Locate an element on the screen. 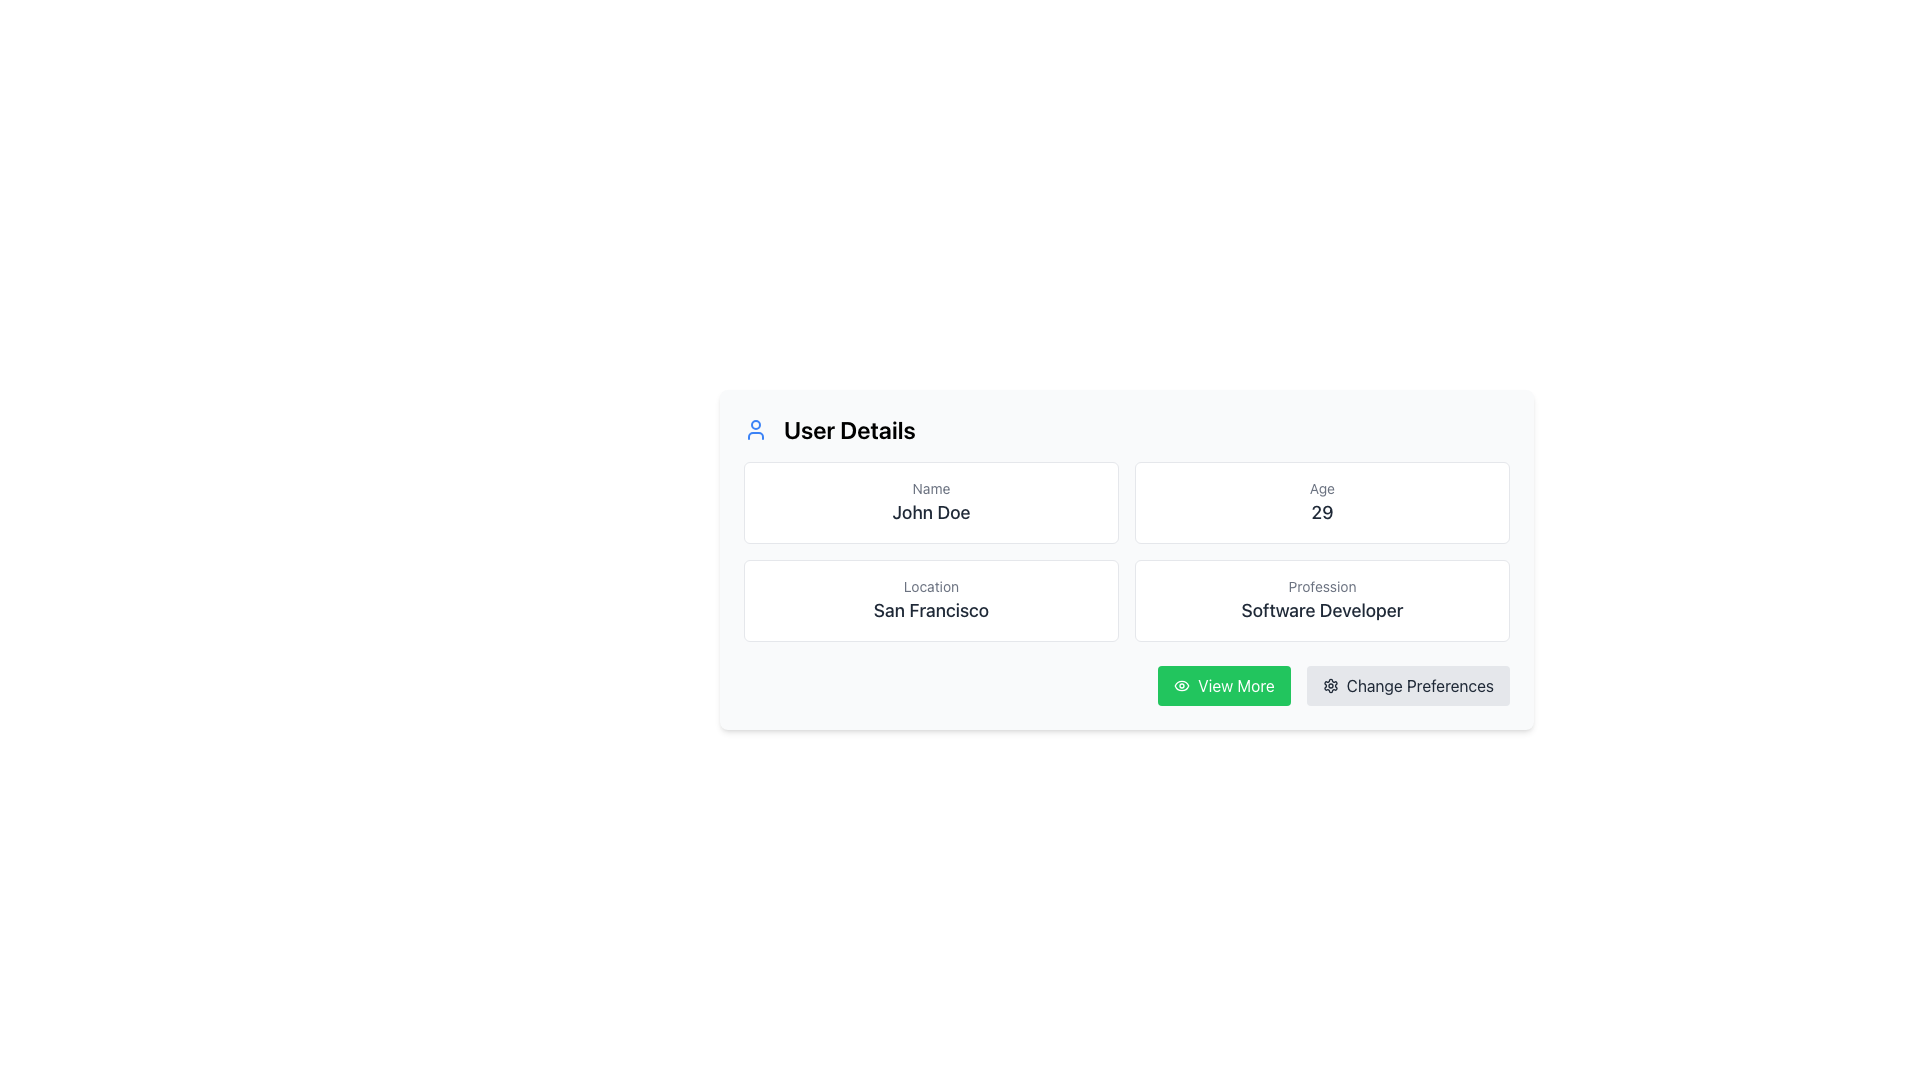  the text display card component that shows 'Profession' and 'Software Developer', located in the bottom-right corner of a two-column grid layout is located at coordinates (1322, 600).